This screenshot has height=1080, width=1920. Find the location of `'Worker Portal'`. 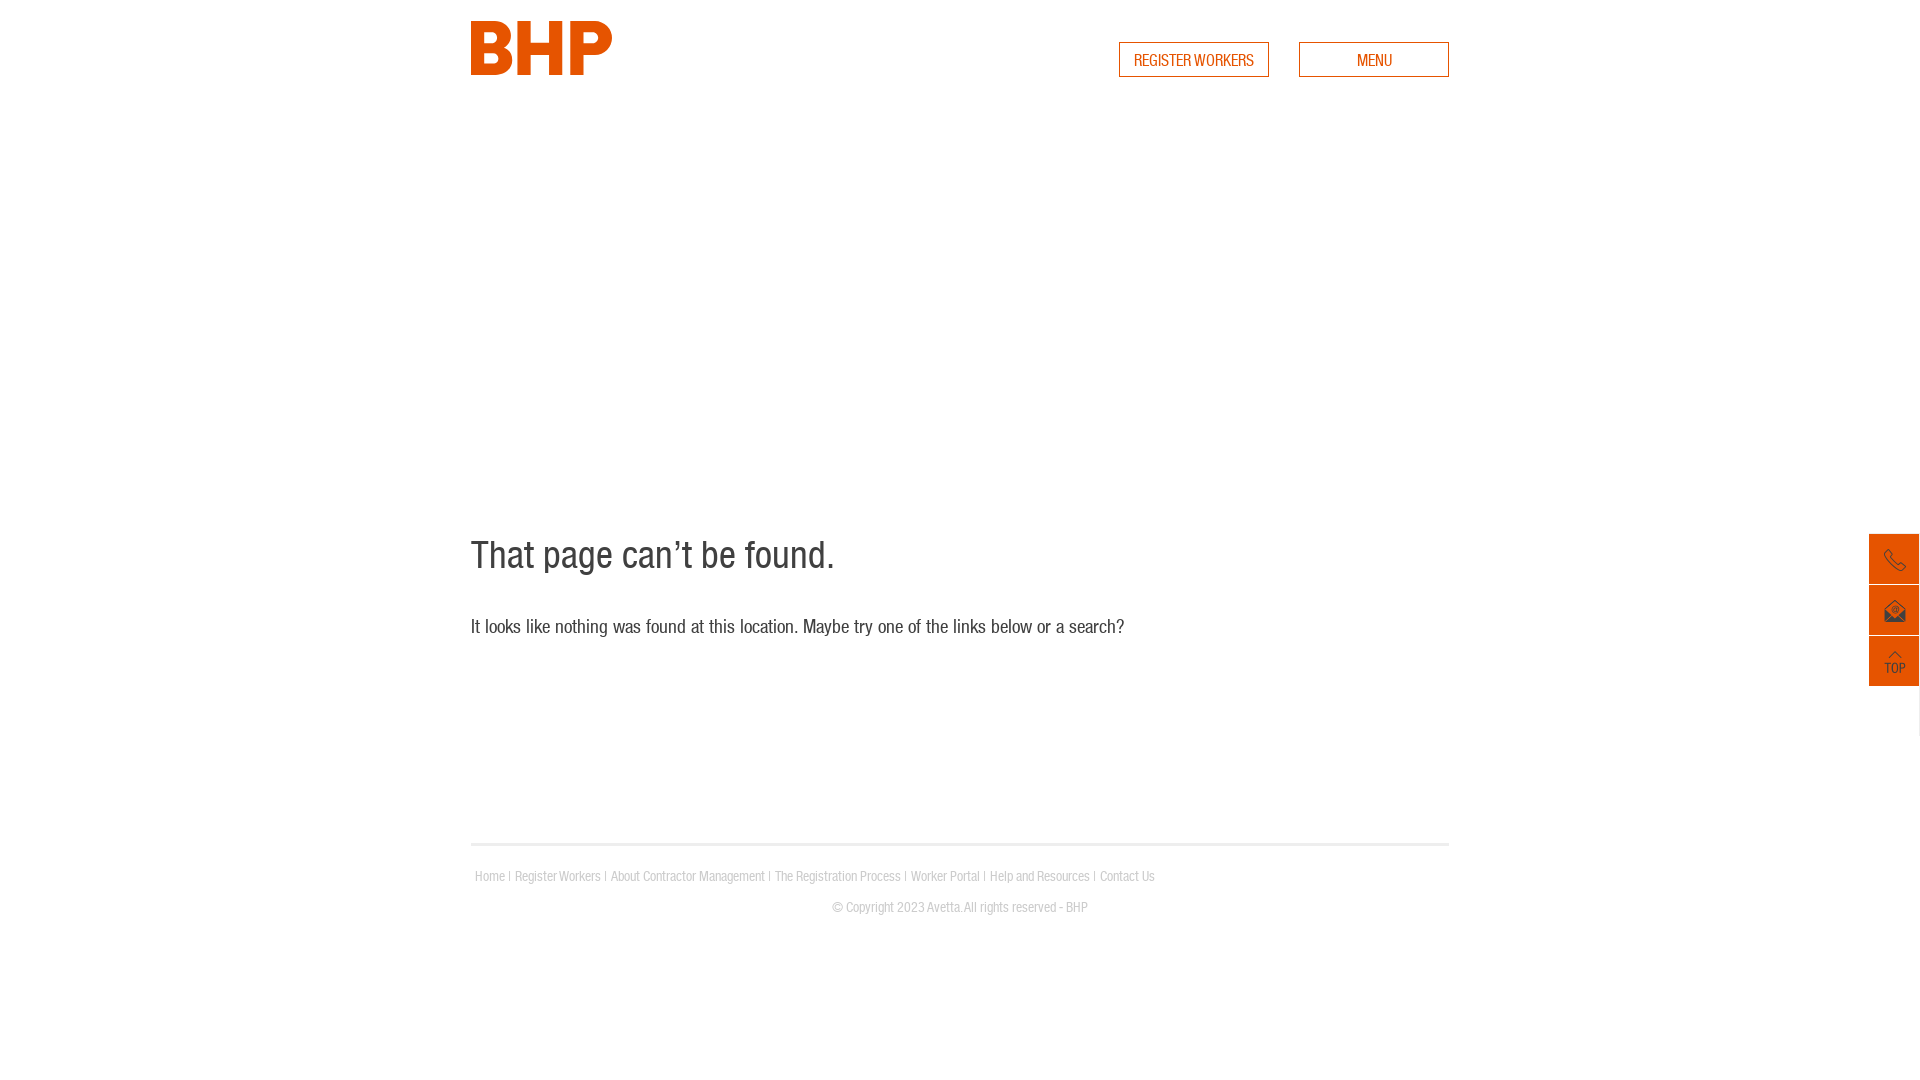

'Worker Portal' is located at coordinates (944, 874).